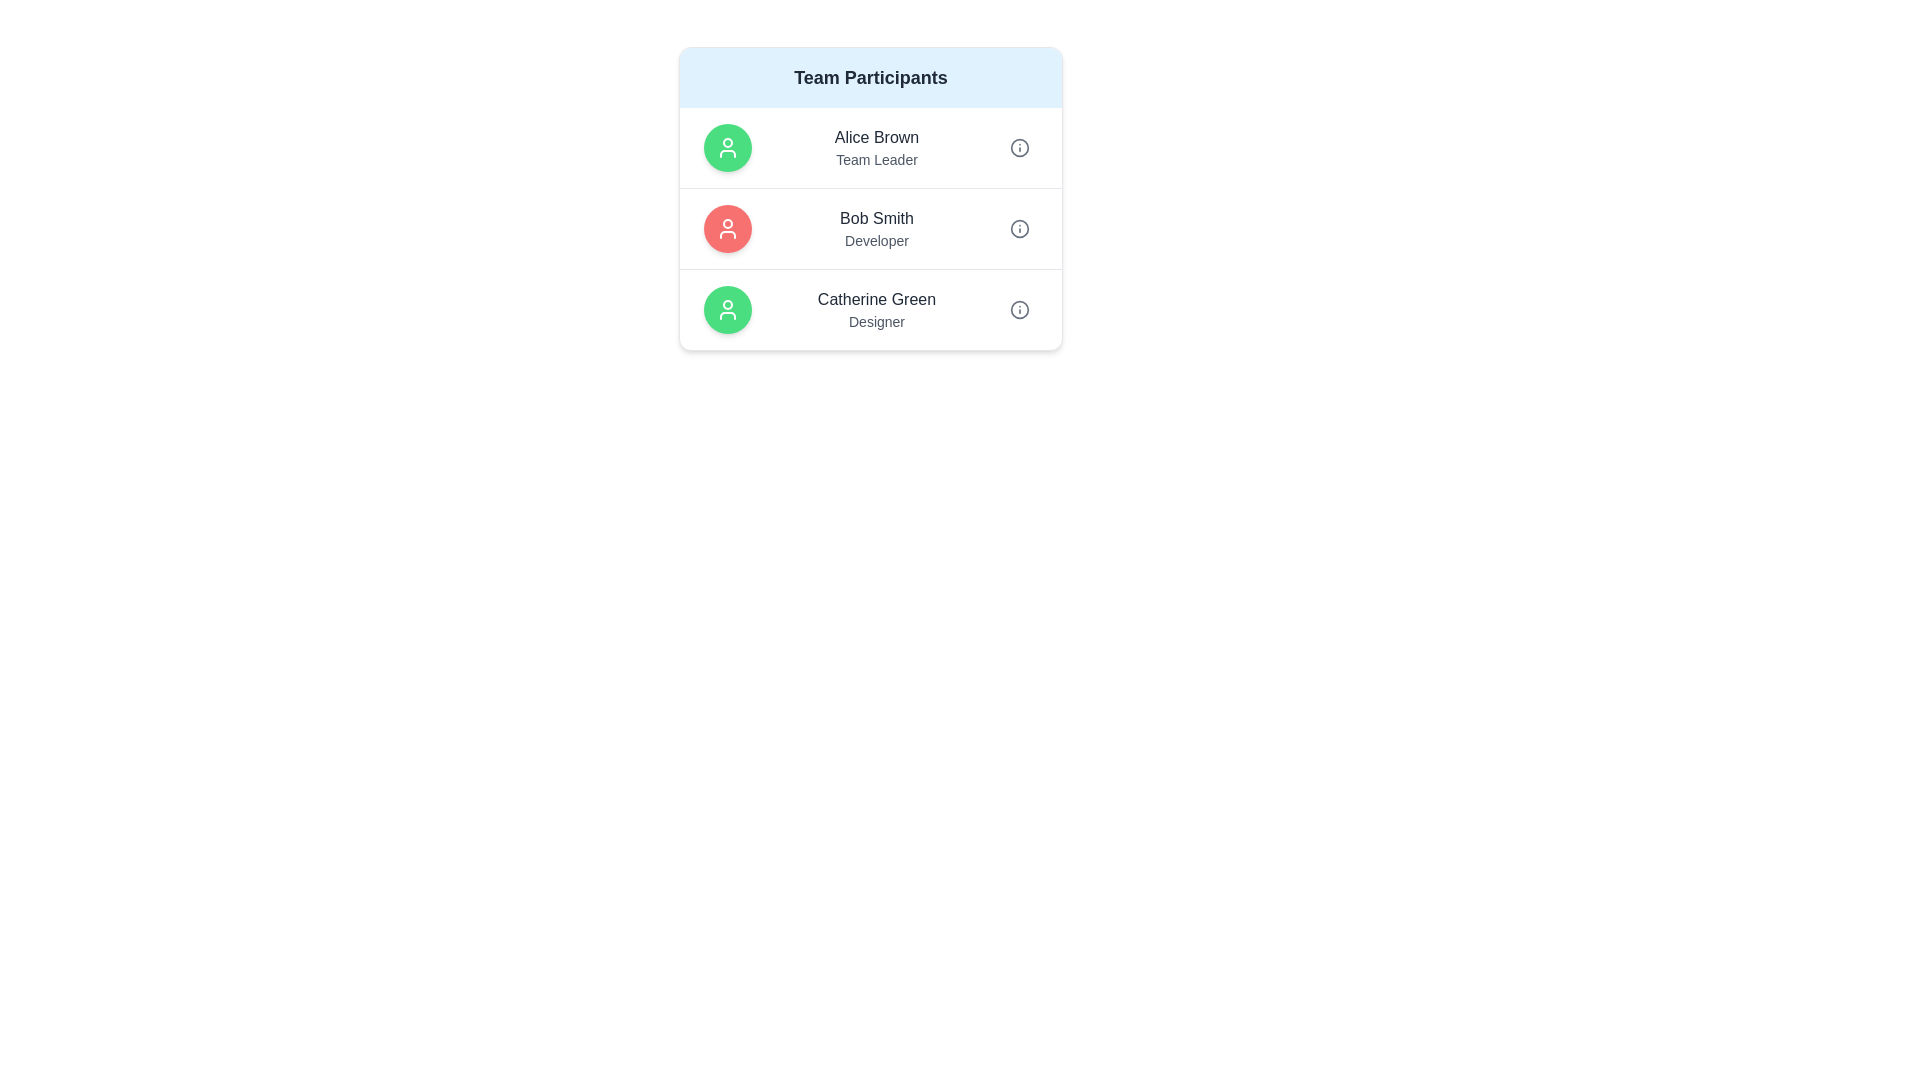  Describe the element at coordinates (727, 146) in the screenshot. I see `the Avatar icon representing Alice Brown, the Team Leader` at that location.